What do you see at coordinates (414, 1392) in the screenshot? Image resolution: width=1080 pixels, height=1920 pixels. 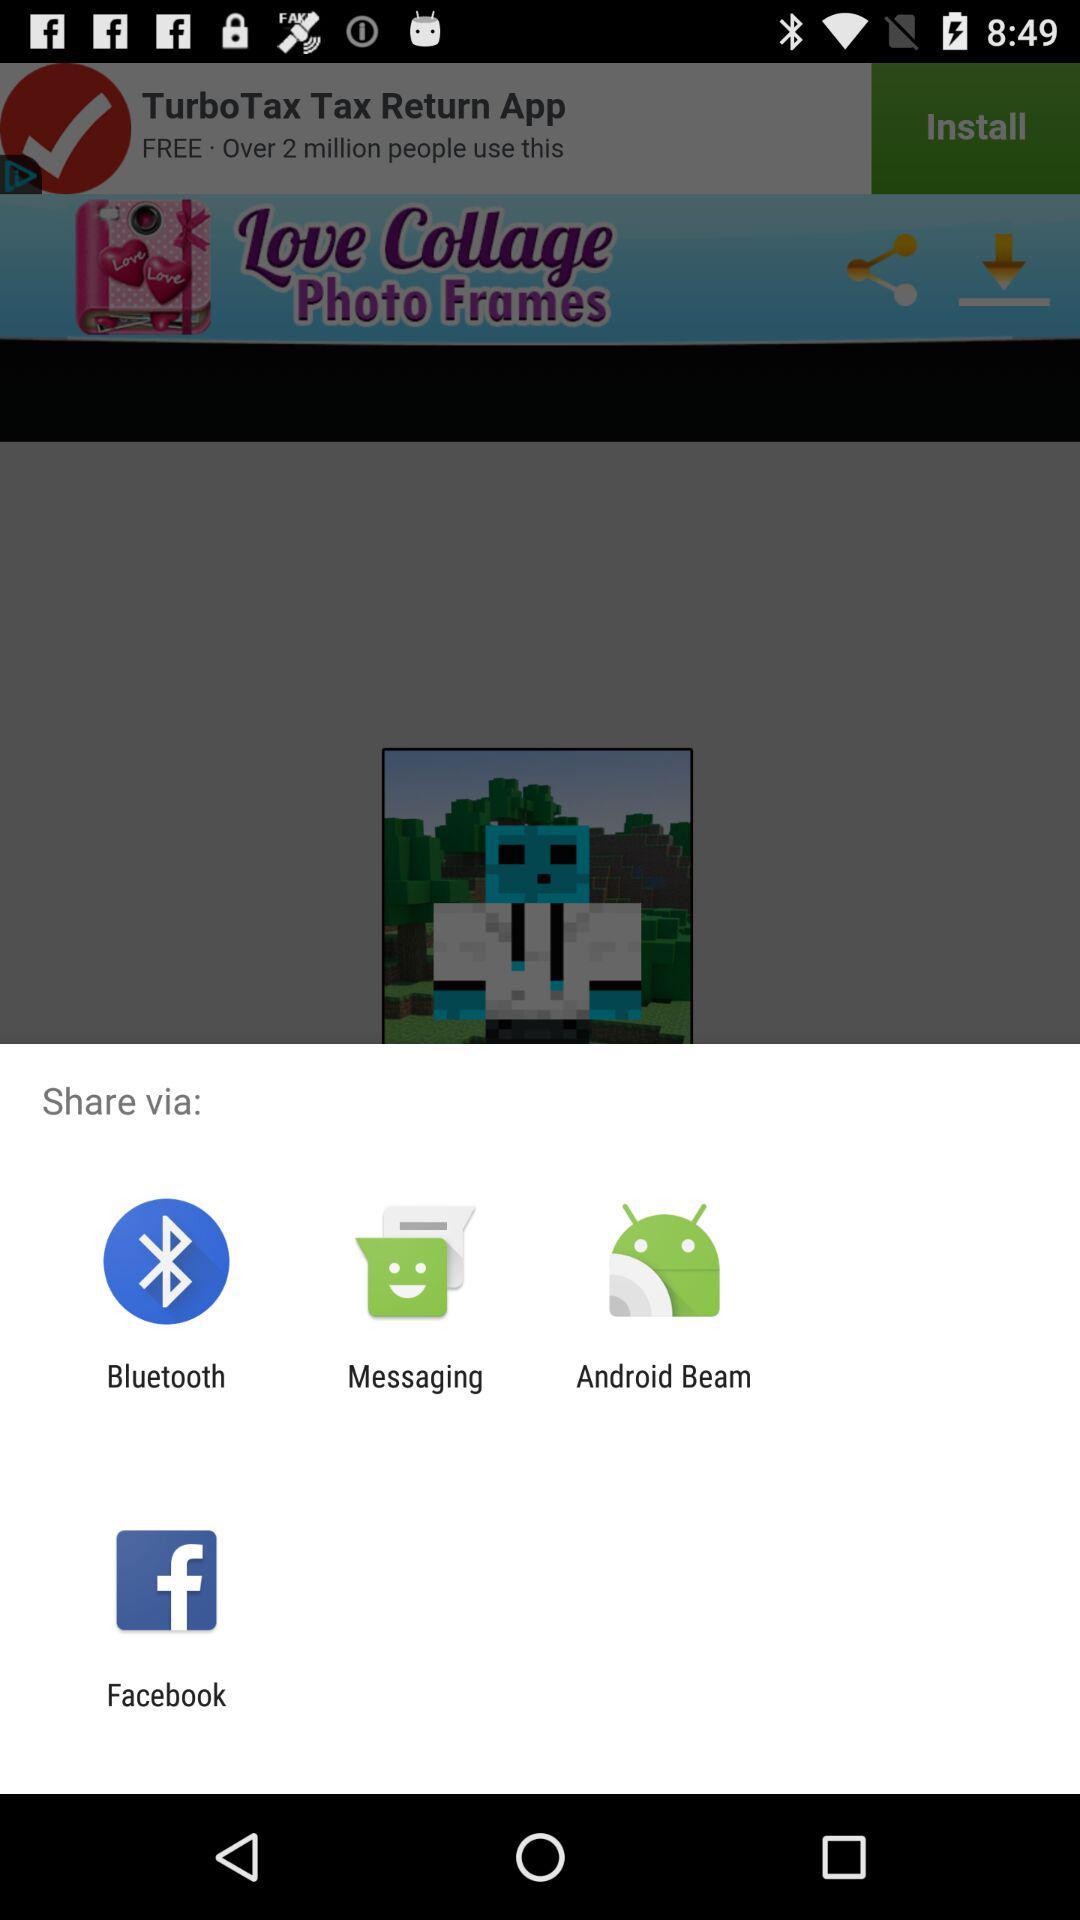 I see `item to the left of android beam item` at bounding box center [414, 1392].